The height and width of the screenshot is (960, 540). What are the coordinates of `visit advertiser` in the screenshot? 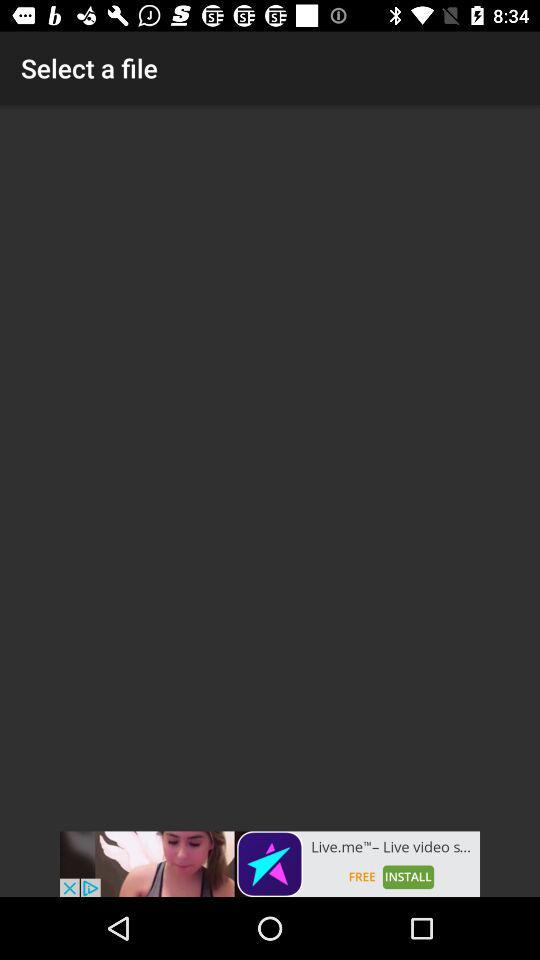 It's located at (270, 863).